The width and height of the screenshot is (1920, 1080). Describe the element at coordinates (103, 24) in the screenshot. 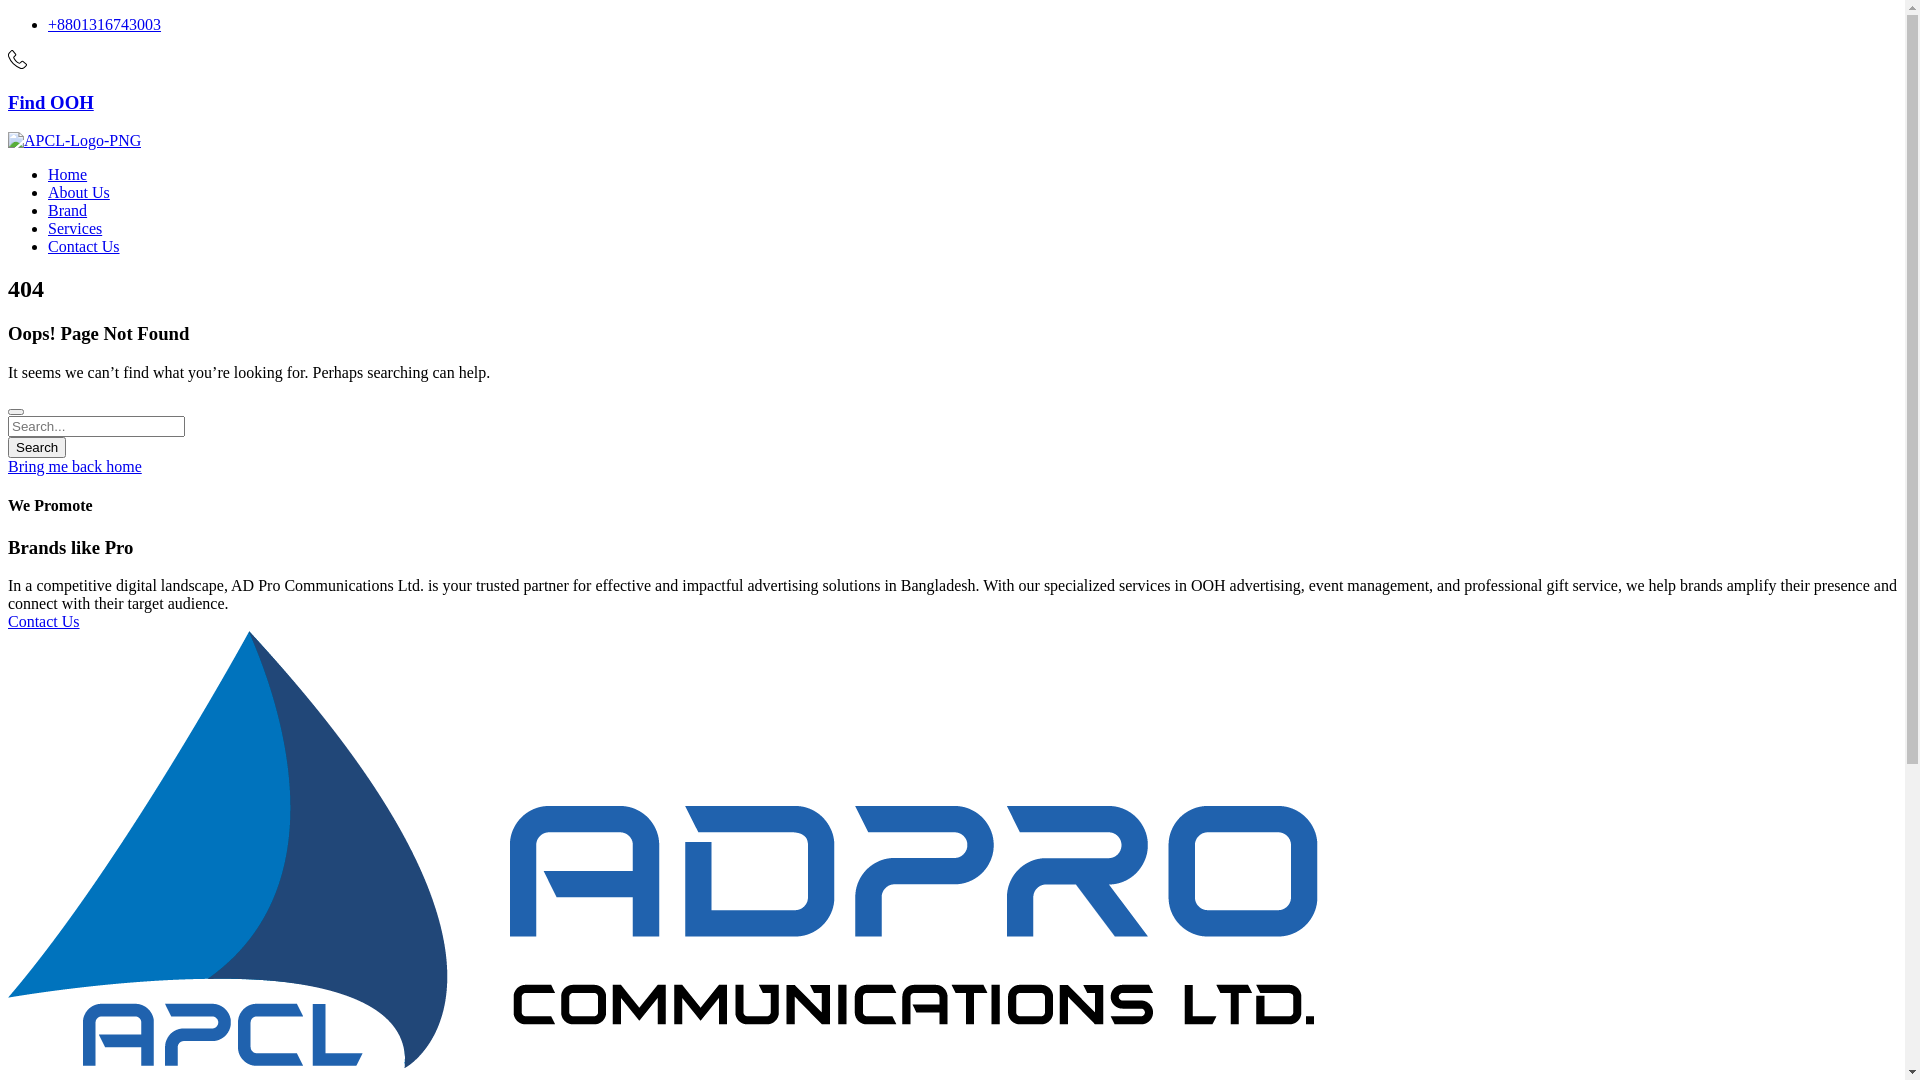

I see `'+8801316743003'` at that location.